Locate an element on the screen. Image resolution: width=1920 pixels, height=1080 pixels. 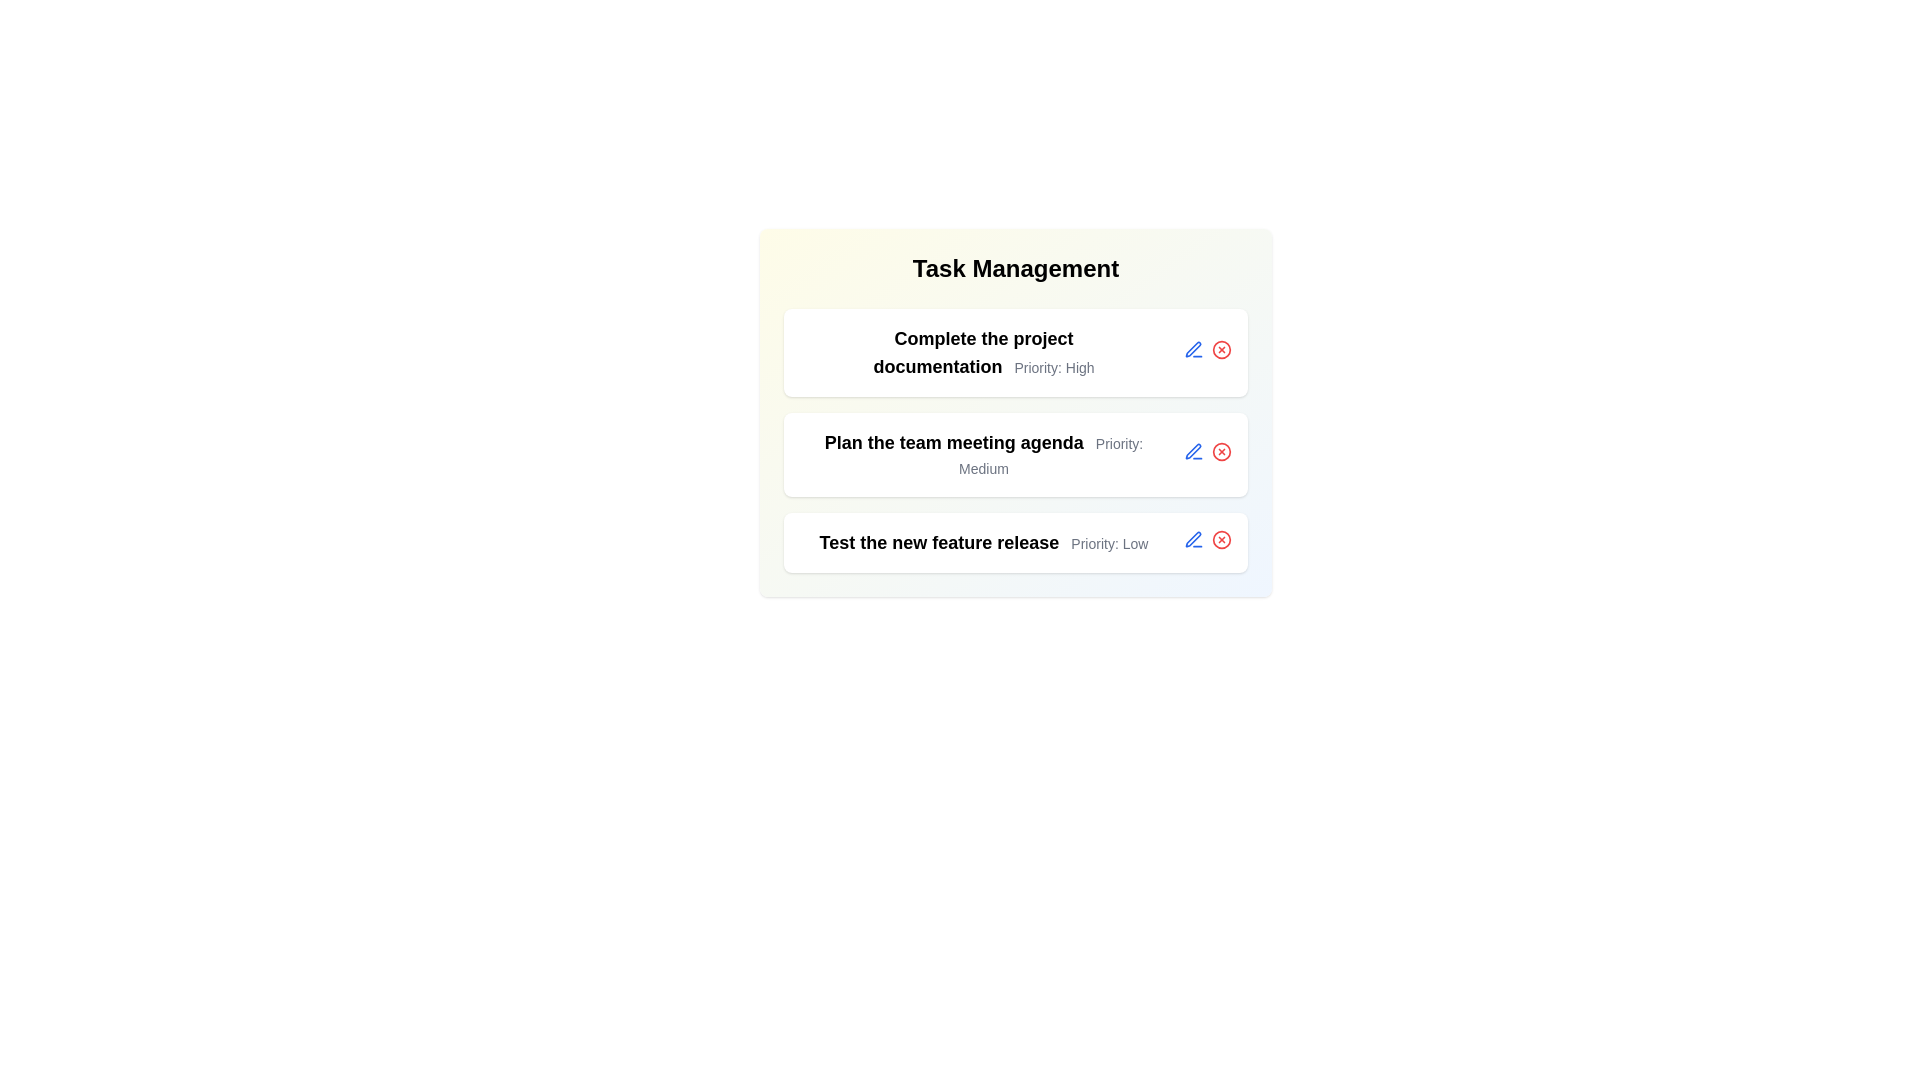
delete button for the task titled 'Plan the team meeting agenda' is located at coordinates (1221, 451).